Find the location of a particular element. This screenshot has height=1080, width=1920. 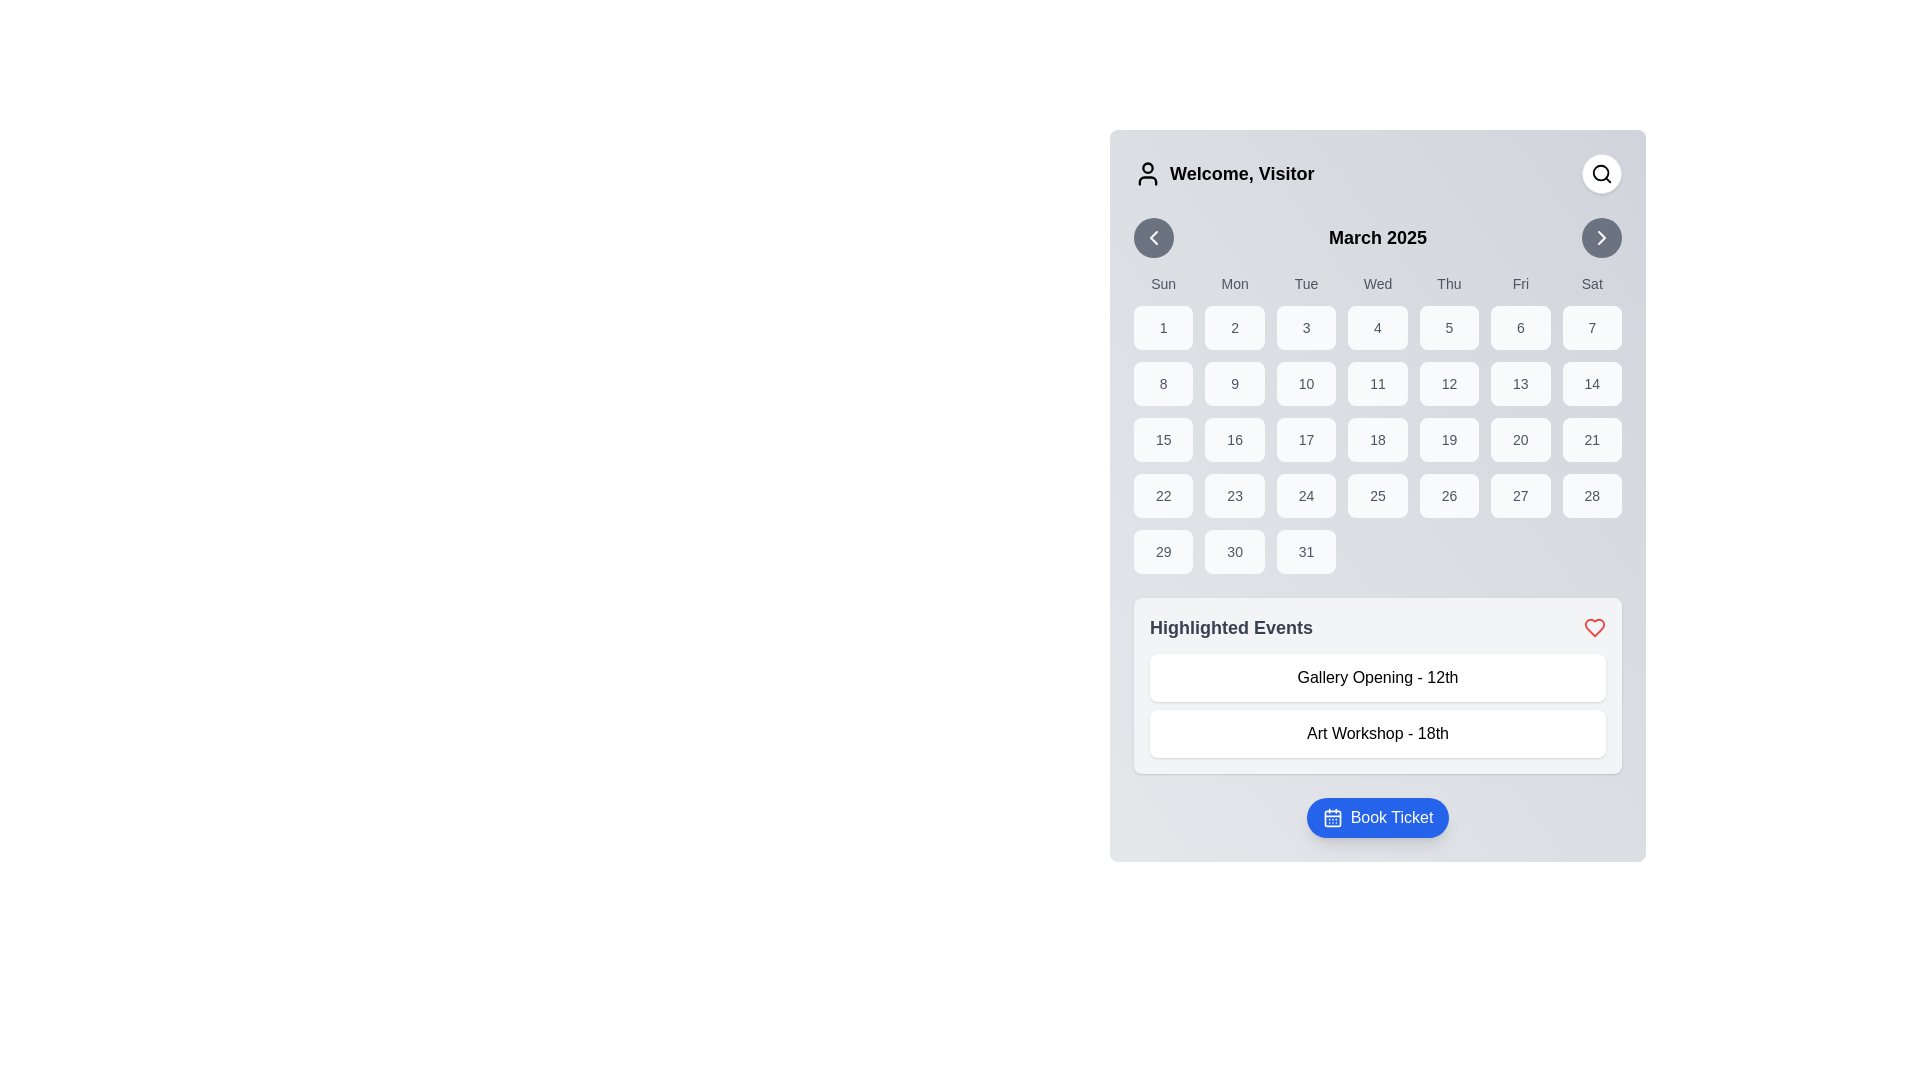

the button displaying the number '3' in the calendar interface to change its background color is located at coordinates (1306, 326).